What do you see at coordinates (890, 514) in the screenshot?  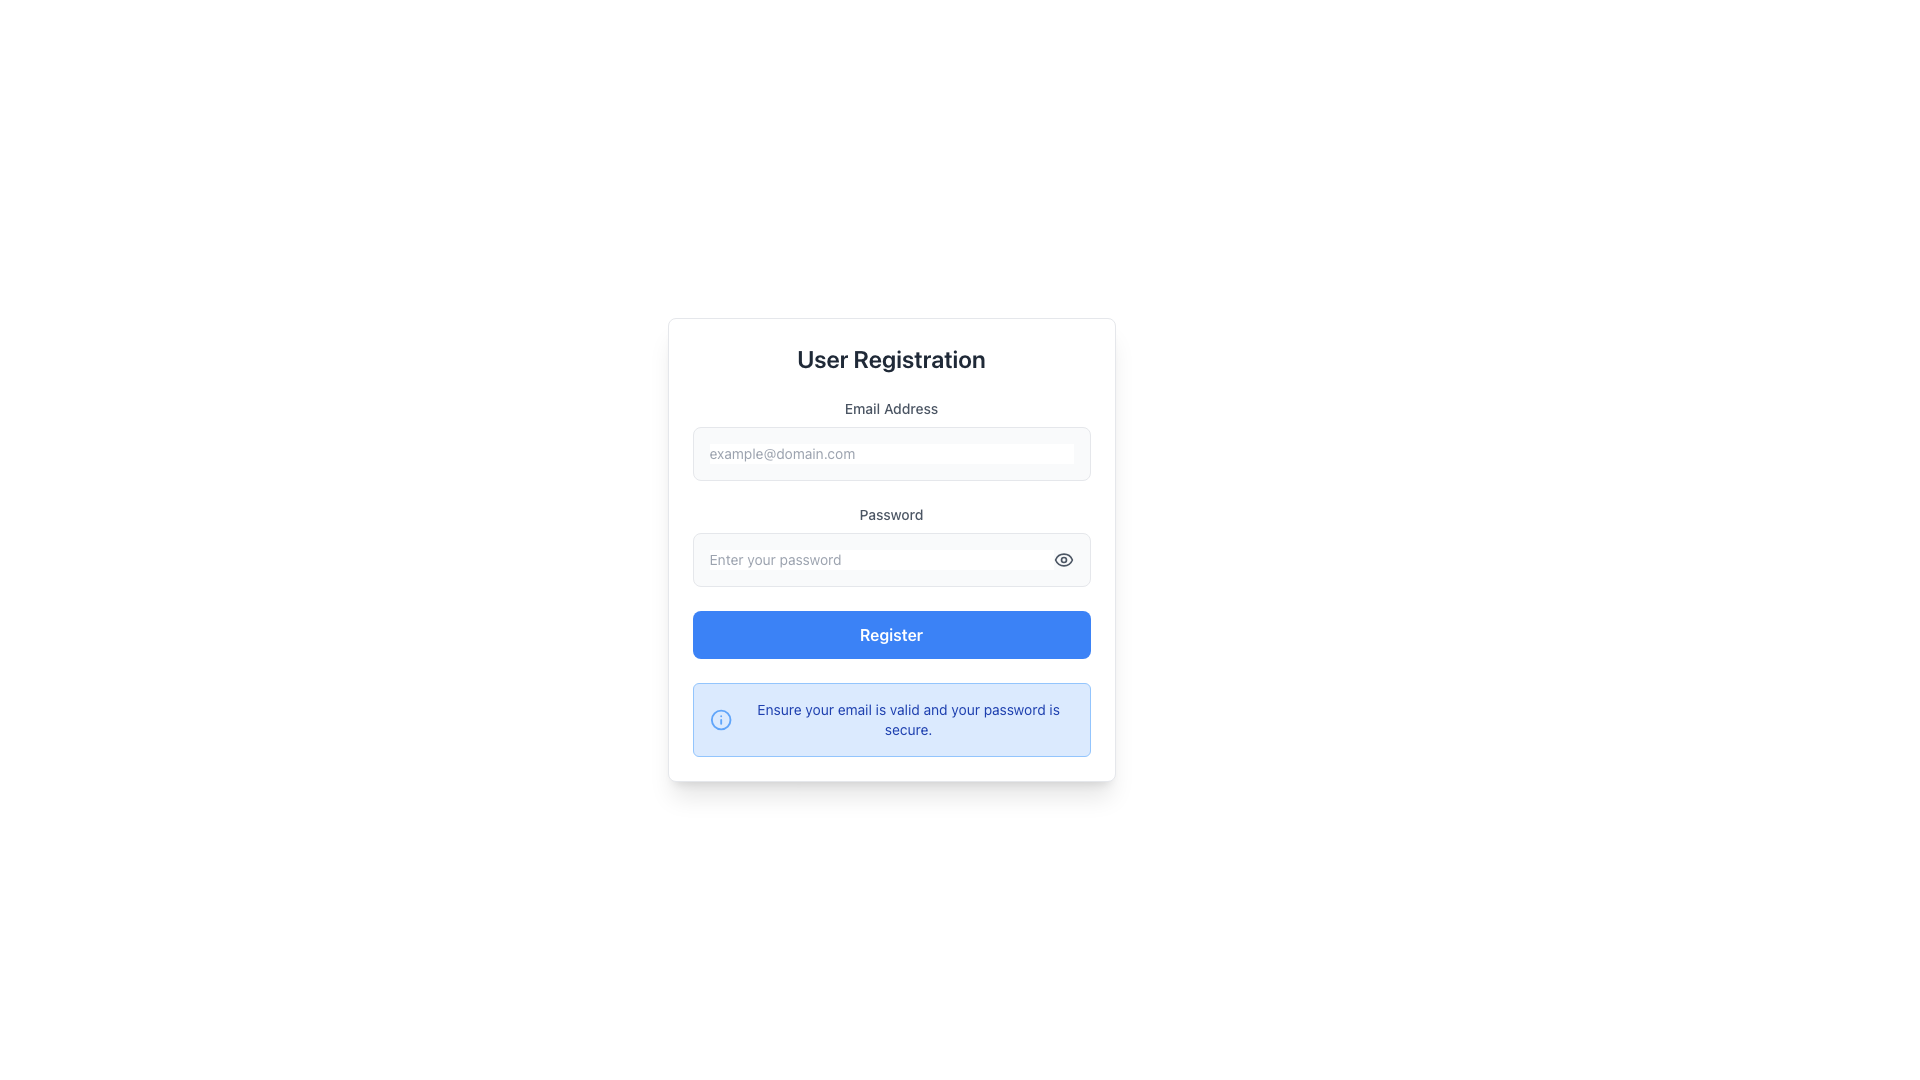 I see `the 'Password' text label, which is styled in gray and located between the 'Email Address' input label and the 'Enter your password' text field` at bounding box center [890, 514].